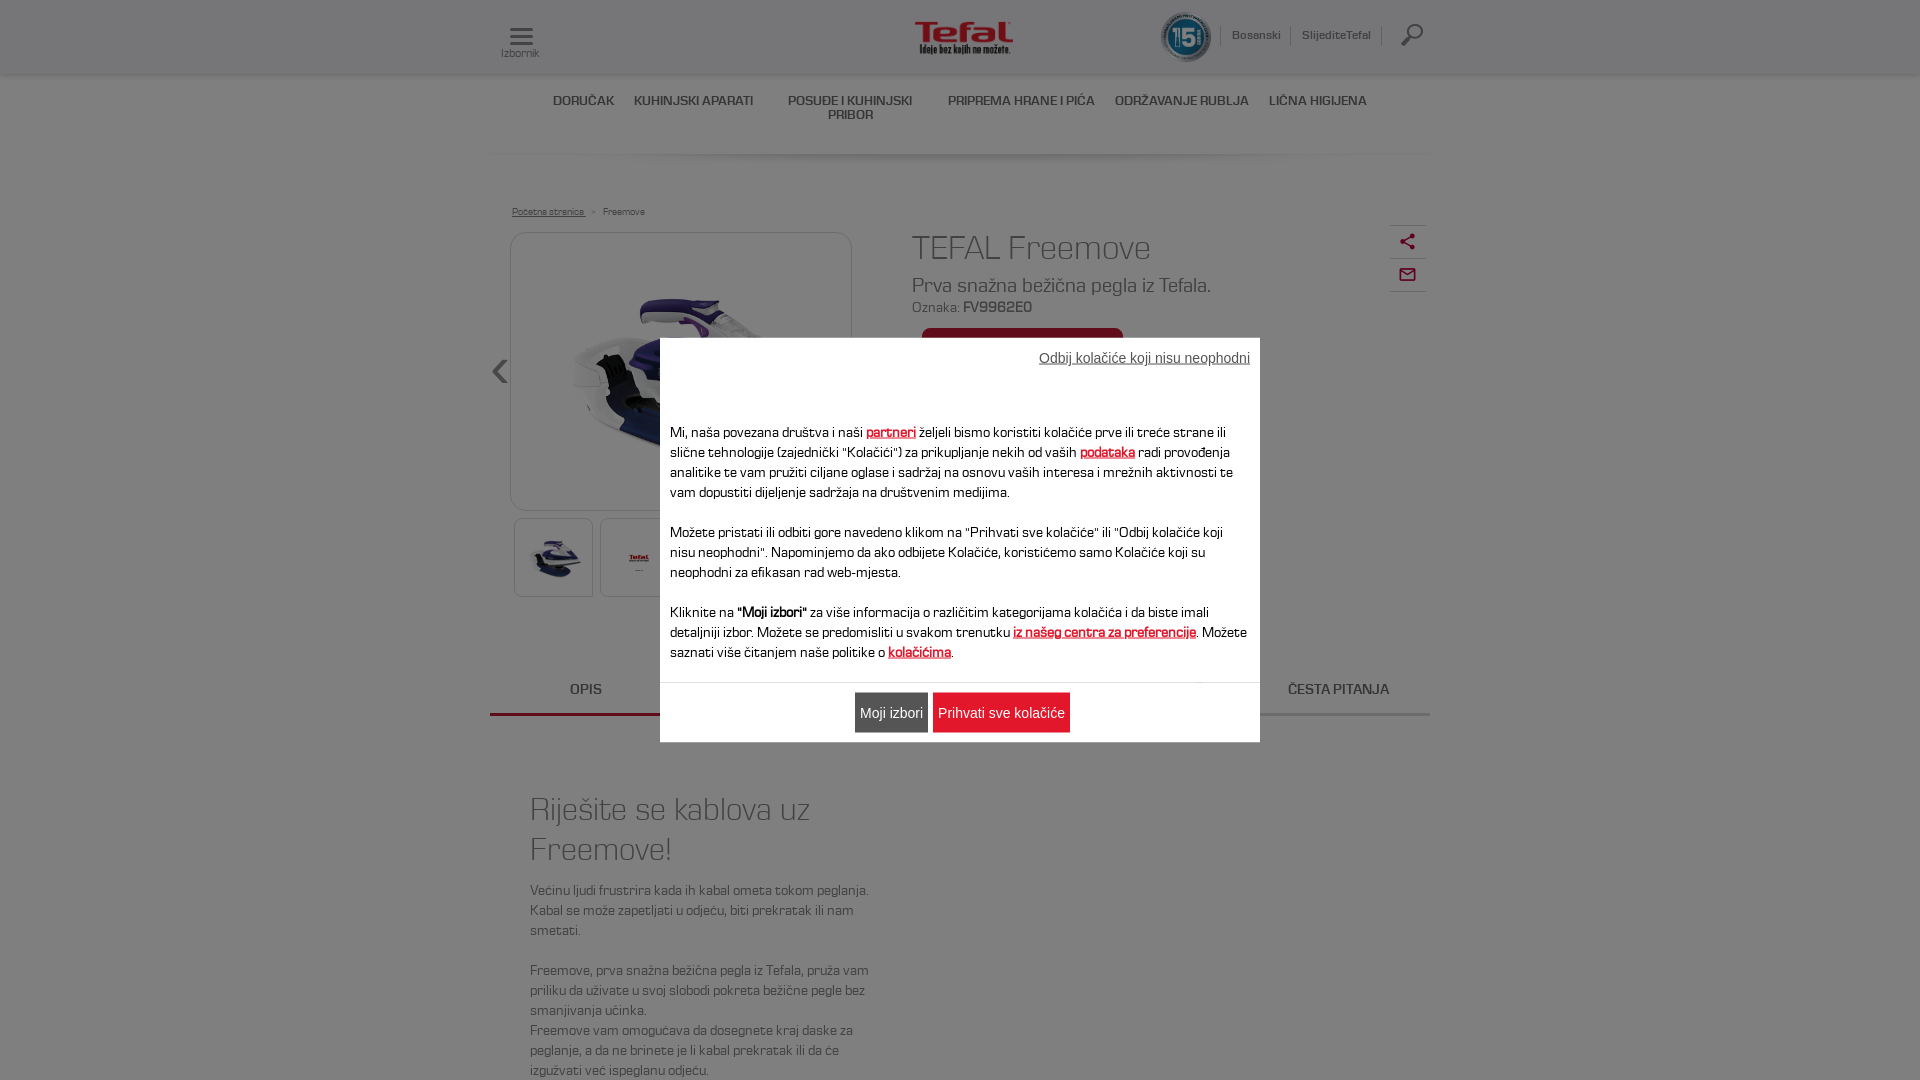 The width and height of the screenshot is (1920, 1080). What do you see at coordinates (521, 37) in the screenshot?
I see `'Izbornik'` at bounding box center [521, 37].